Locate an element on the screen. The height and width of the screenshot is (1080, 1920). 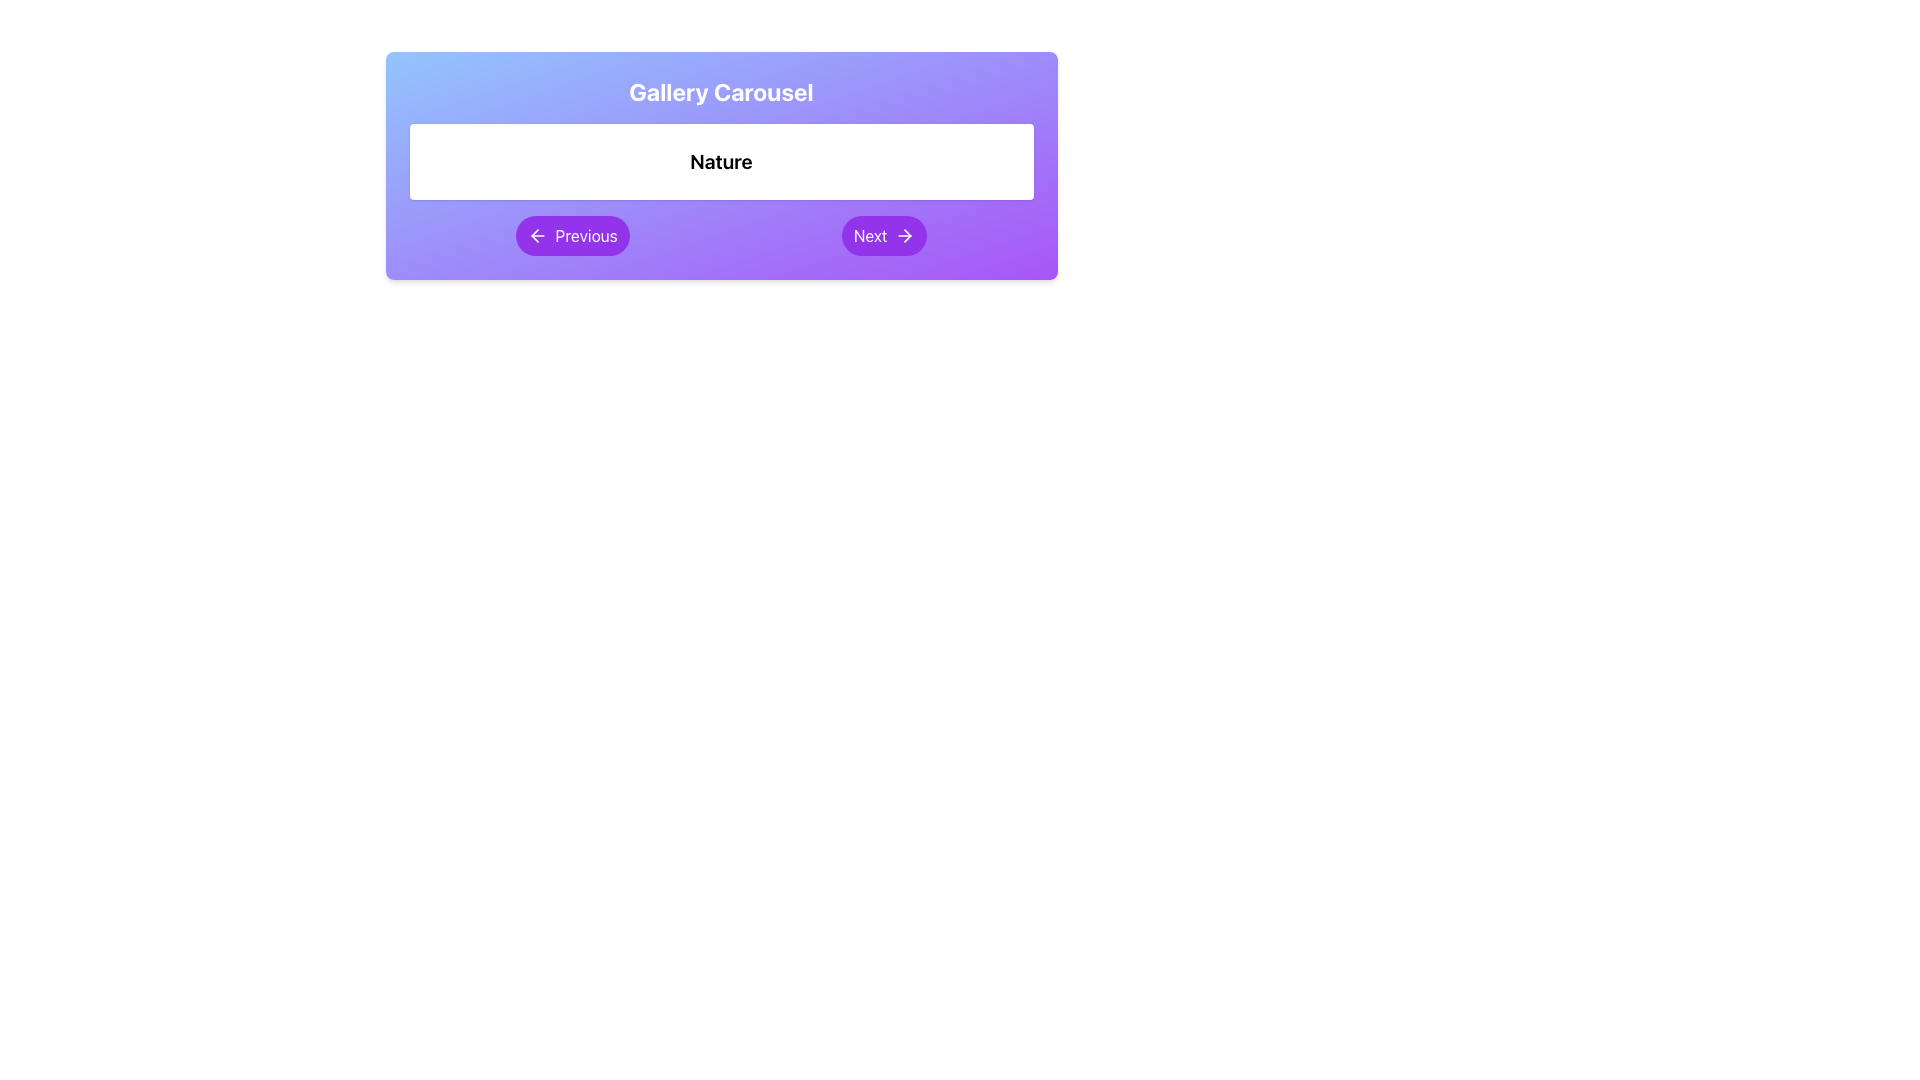
the icon located inside the 'Next' button on the bottom-right of the carousel interface to proceed to the next item in the carousel sequence is located at coordinates (904, 234).